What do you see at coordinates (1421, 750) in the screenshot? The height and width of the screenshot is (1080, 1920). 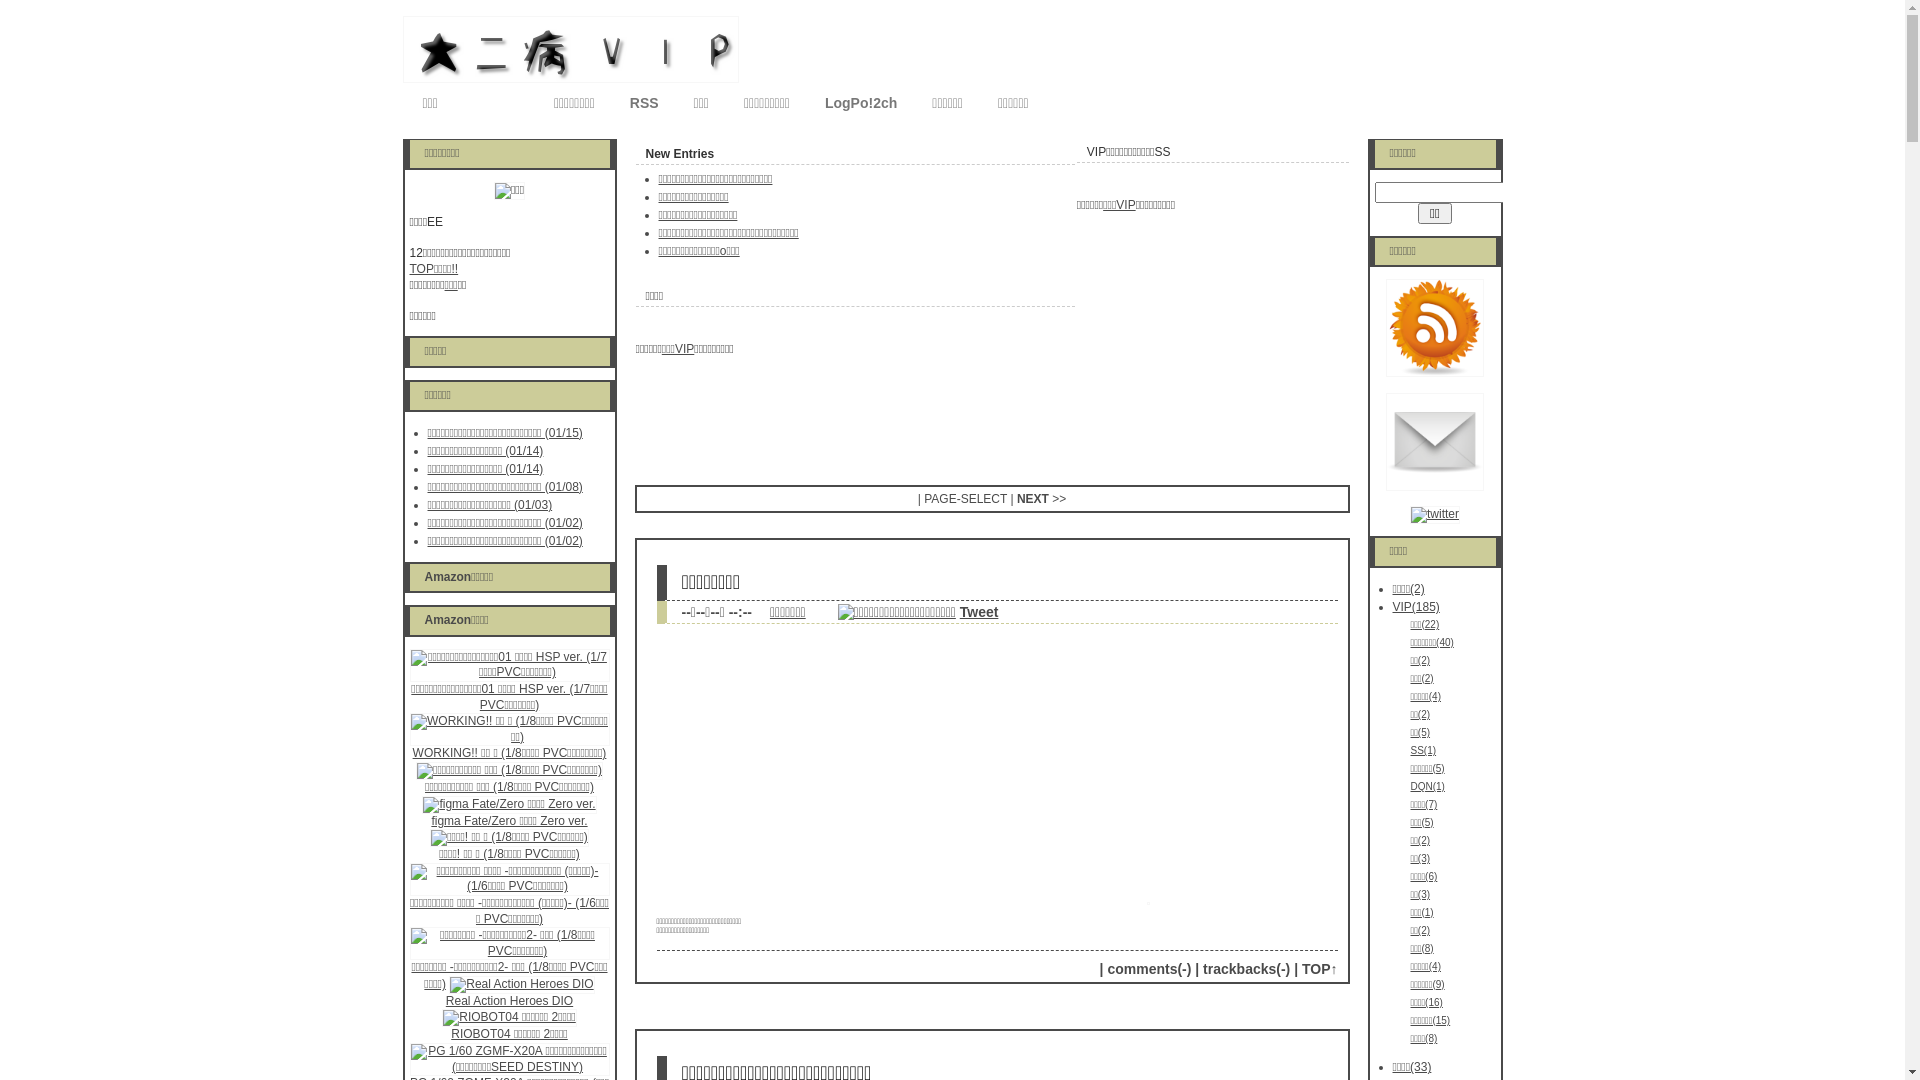 I see `'SS(1)'` at bounding box center [1421, 750].